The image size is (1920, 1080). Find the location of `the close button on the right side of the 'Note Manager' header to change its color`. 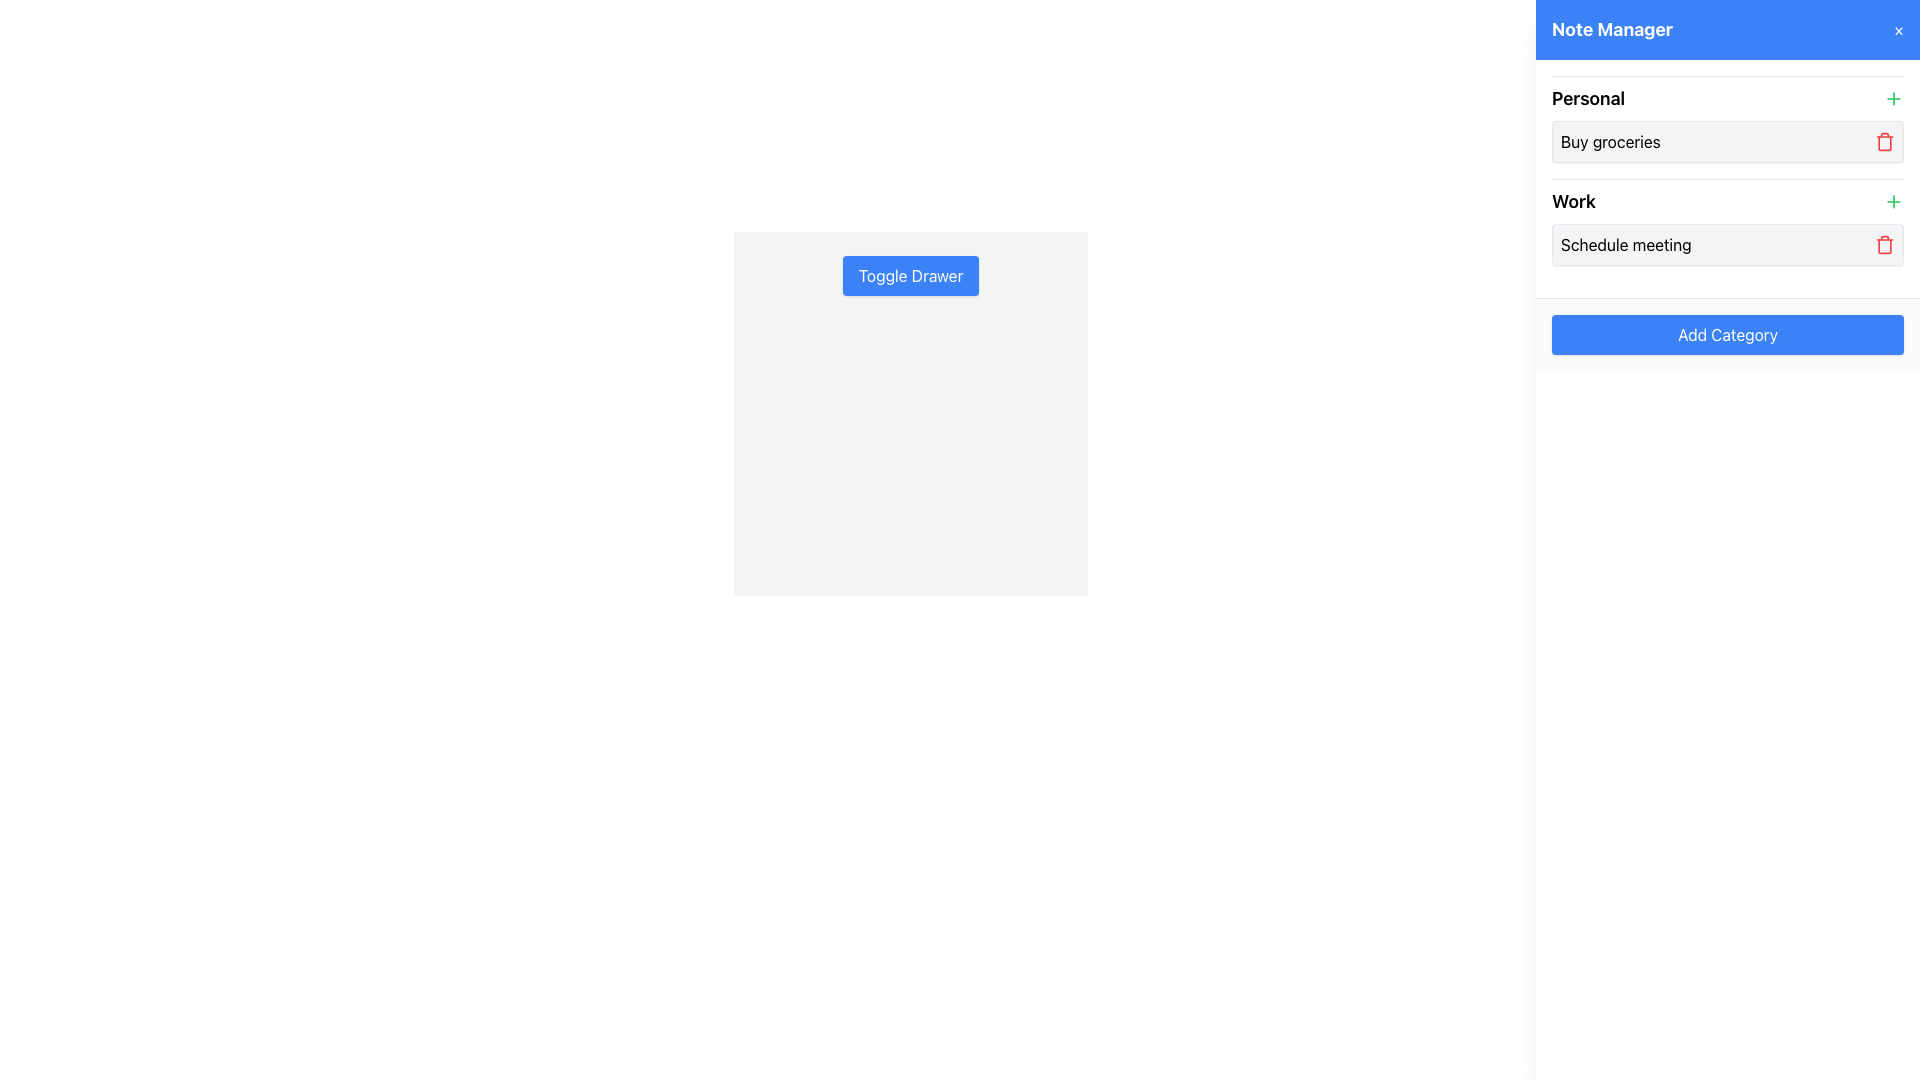

the close button on the right side of the 'Note Manager' header to change its color is located at coordinates (1898, 30).